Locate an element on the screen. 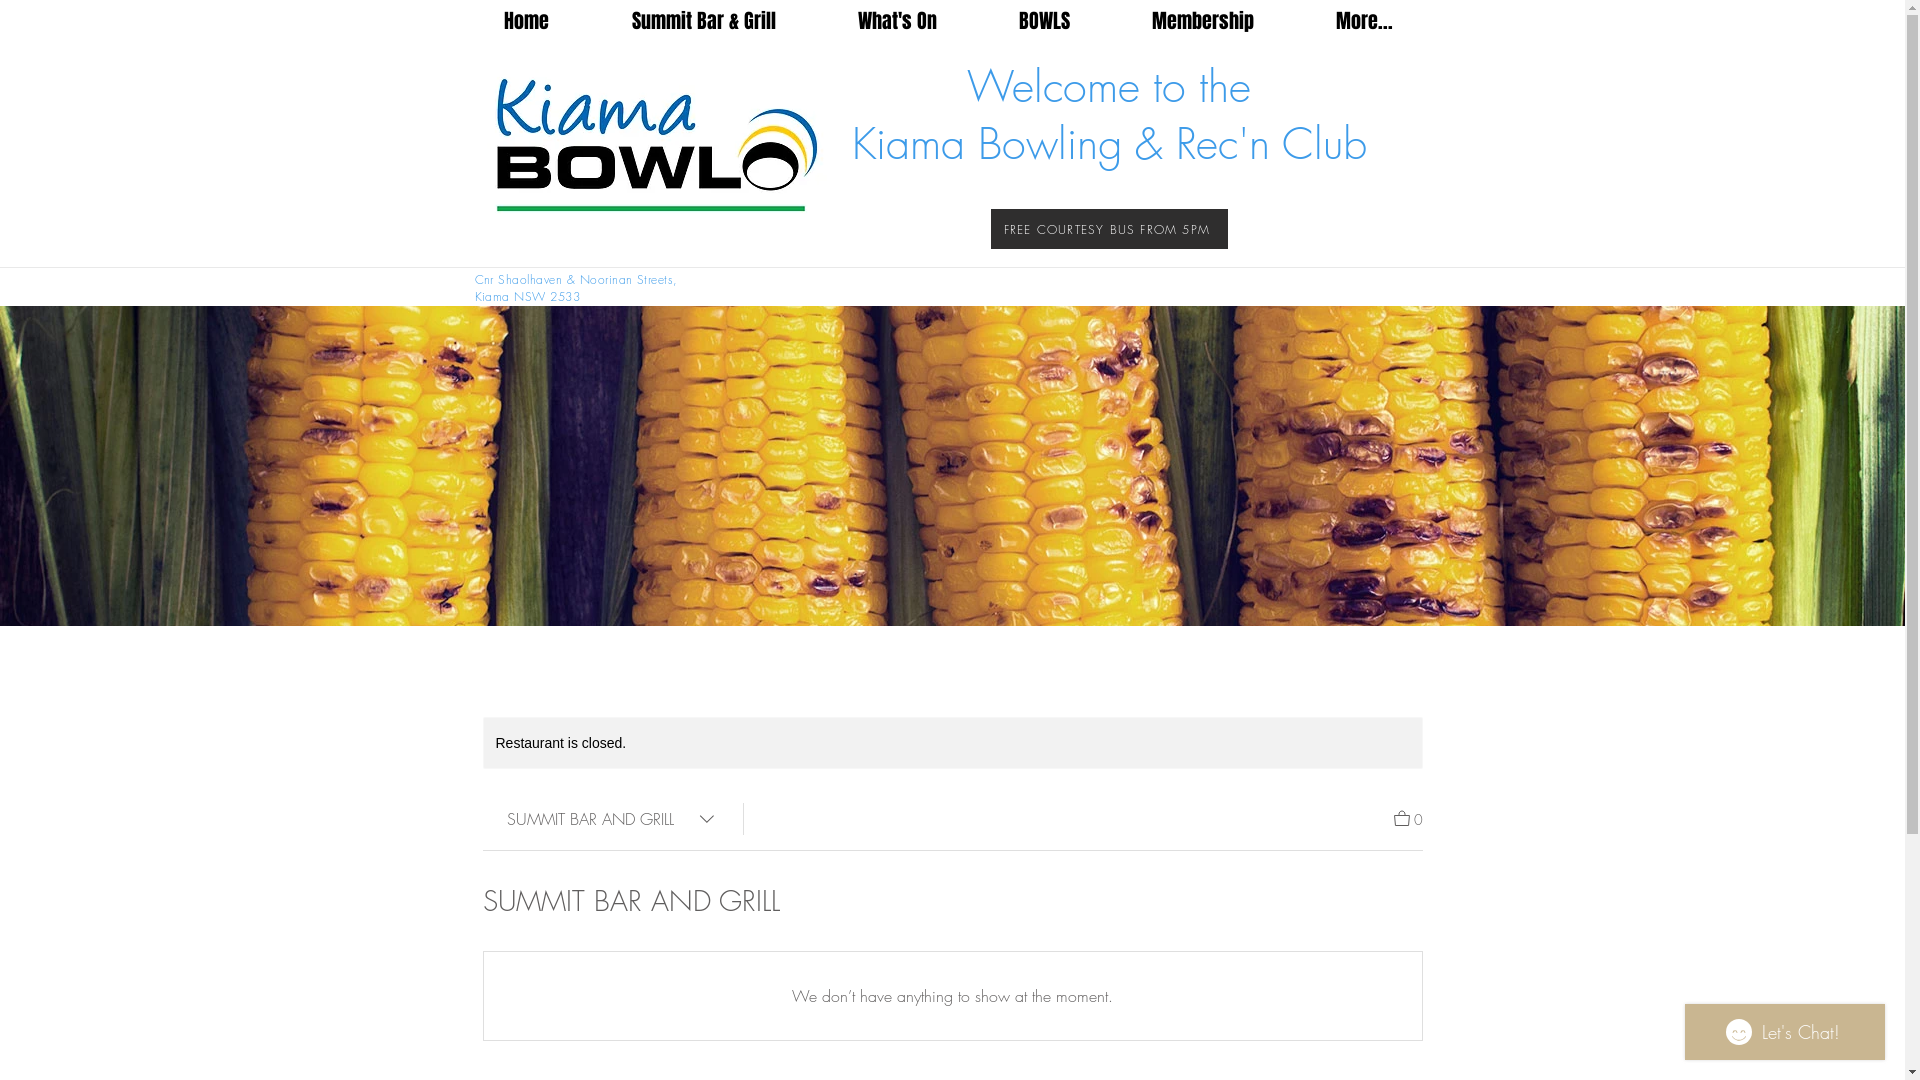 This screenshot has height=1080, width=1920. 'FREE COURTESY BUS FROM 5PM' is located at coordinates (1107, 227).